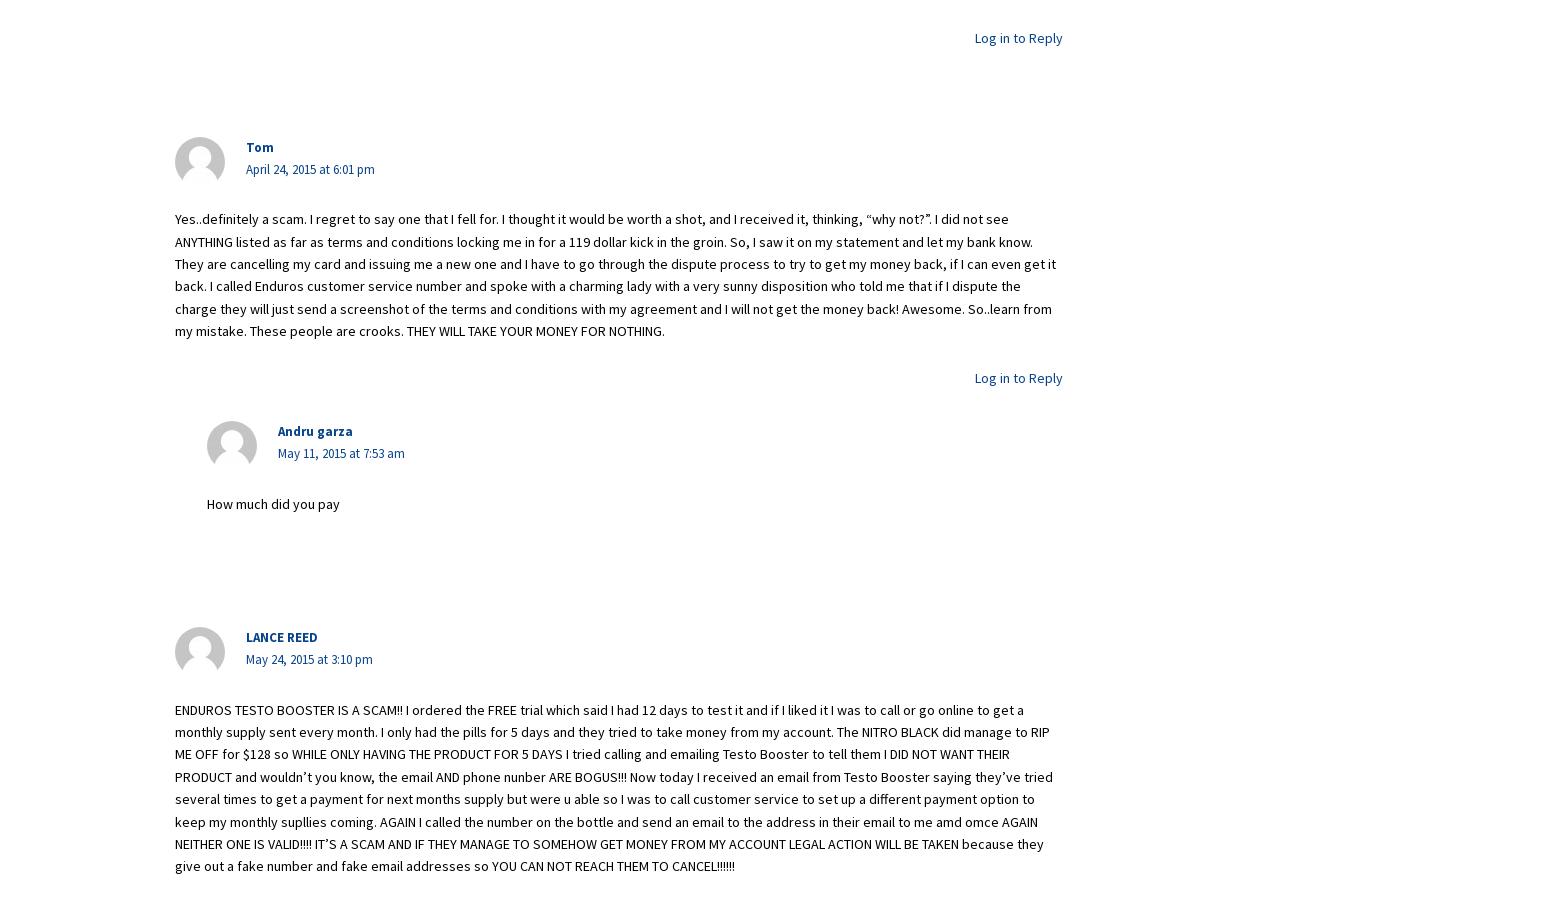 The width and height of the screenshot is (1550, 900). What do you see at coordinates (281, 637) in the screenshot?
I see `'LANCE REED'` at bounding box center [281, 637].